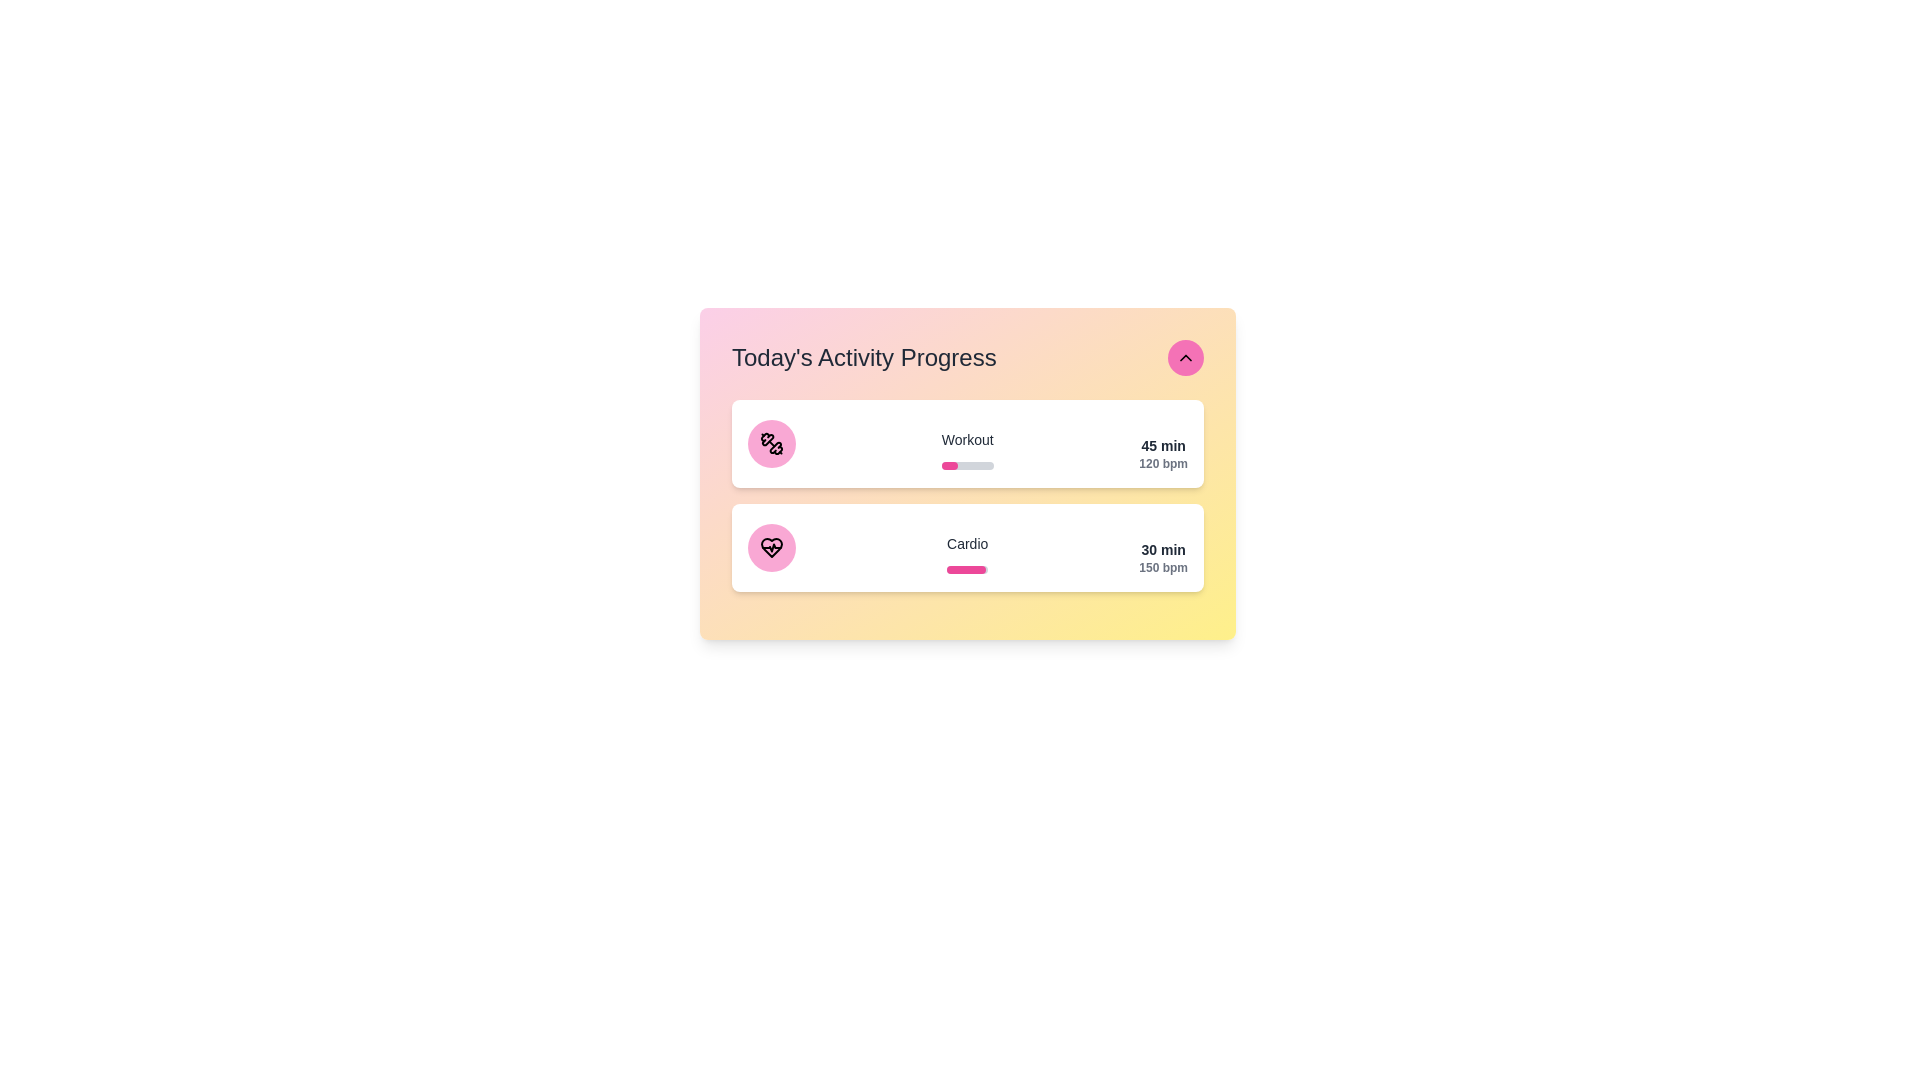 The image size is (1920, 1080). What do you see at coordinates (967, 543) in the screenshot?
I see `the label that describes the type of activity as 'Cardio', which is located to the right of a pink circular icon with a heart symbol, aligned horizontally with the icon and vertically centered in the white box` at bounding box center [967, 543].